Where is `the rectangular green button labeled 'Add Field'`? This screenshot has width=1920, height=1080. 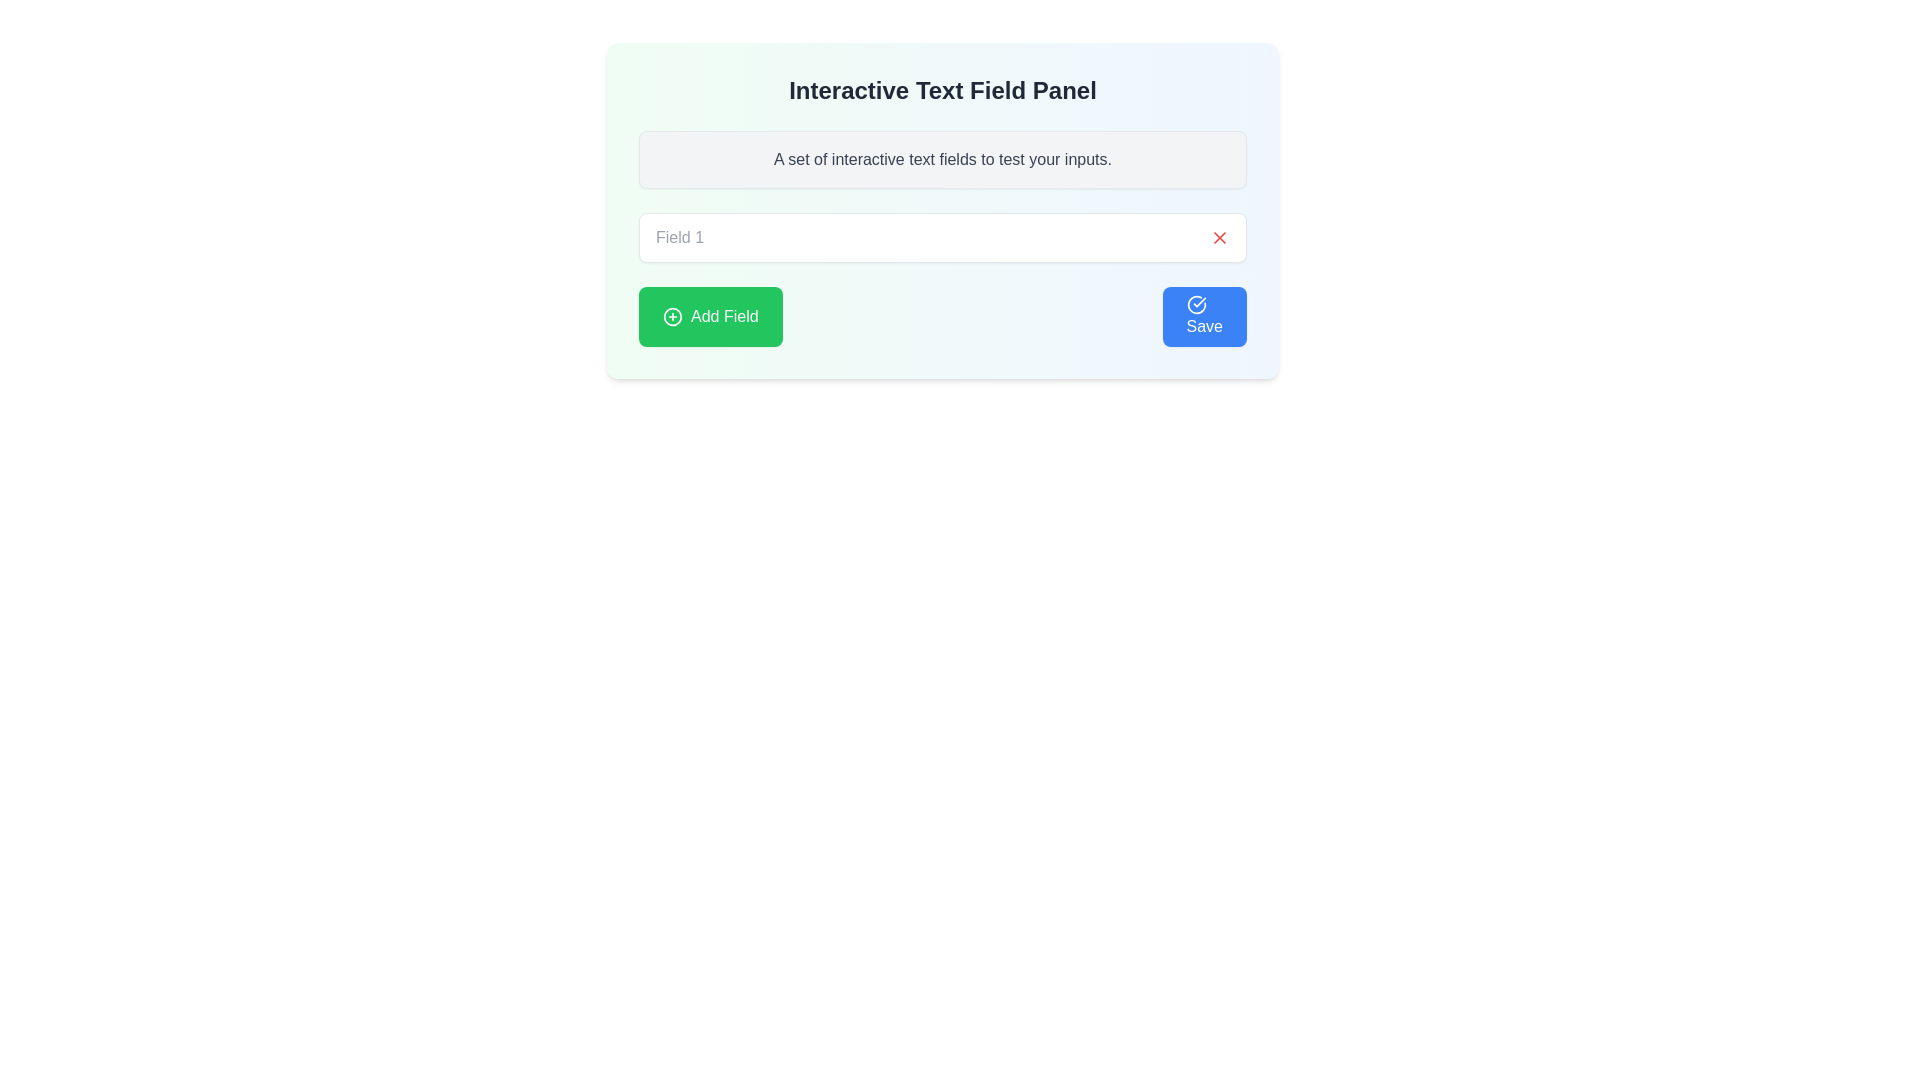
the rectangular green button labeled 'Add Field' is located at coordinates (710, 315).